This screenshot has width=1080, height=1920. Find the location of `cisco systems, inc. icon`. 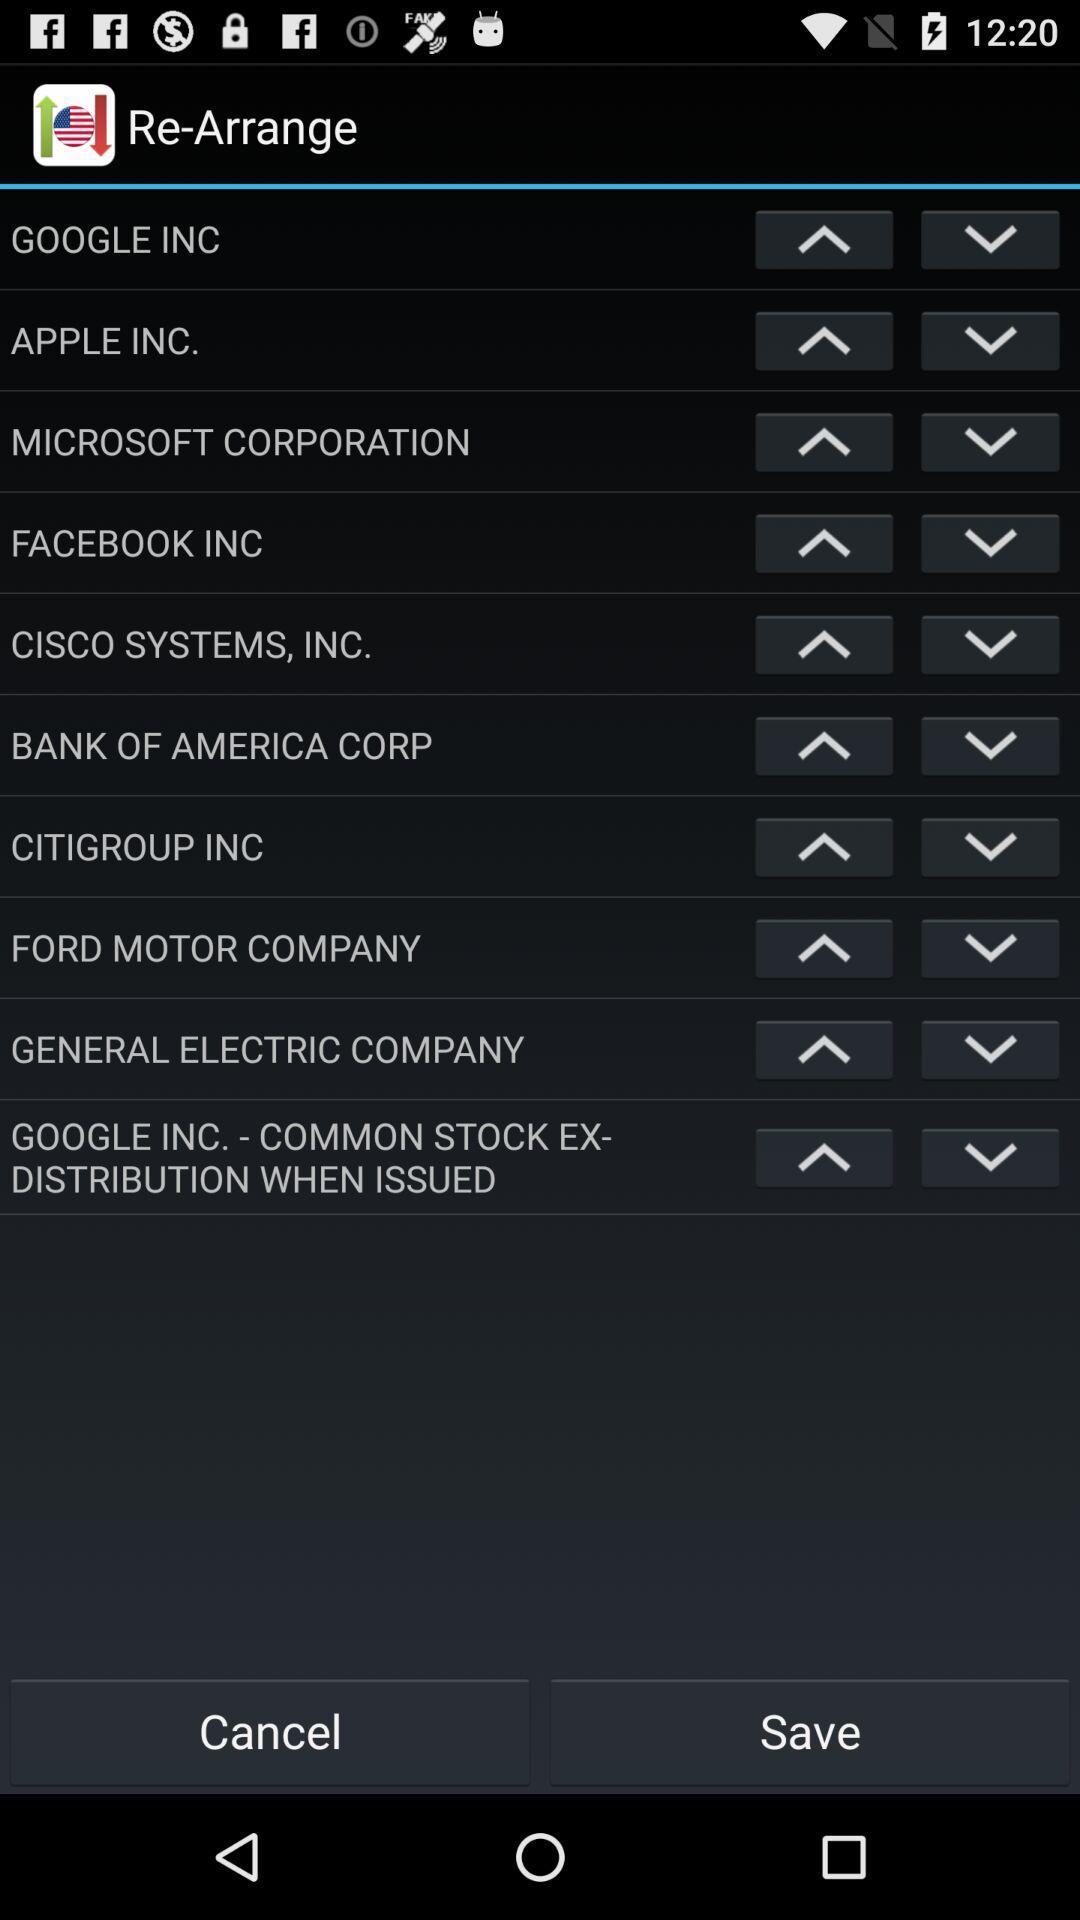

cisco systems, inc. icon is located at coordinates (378, 643).